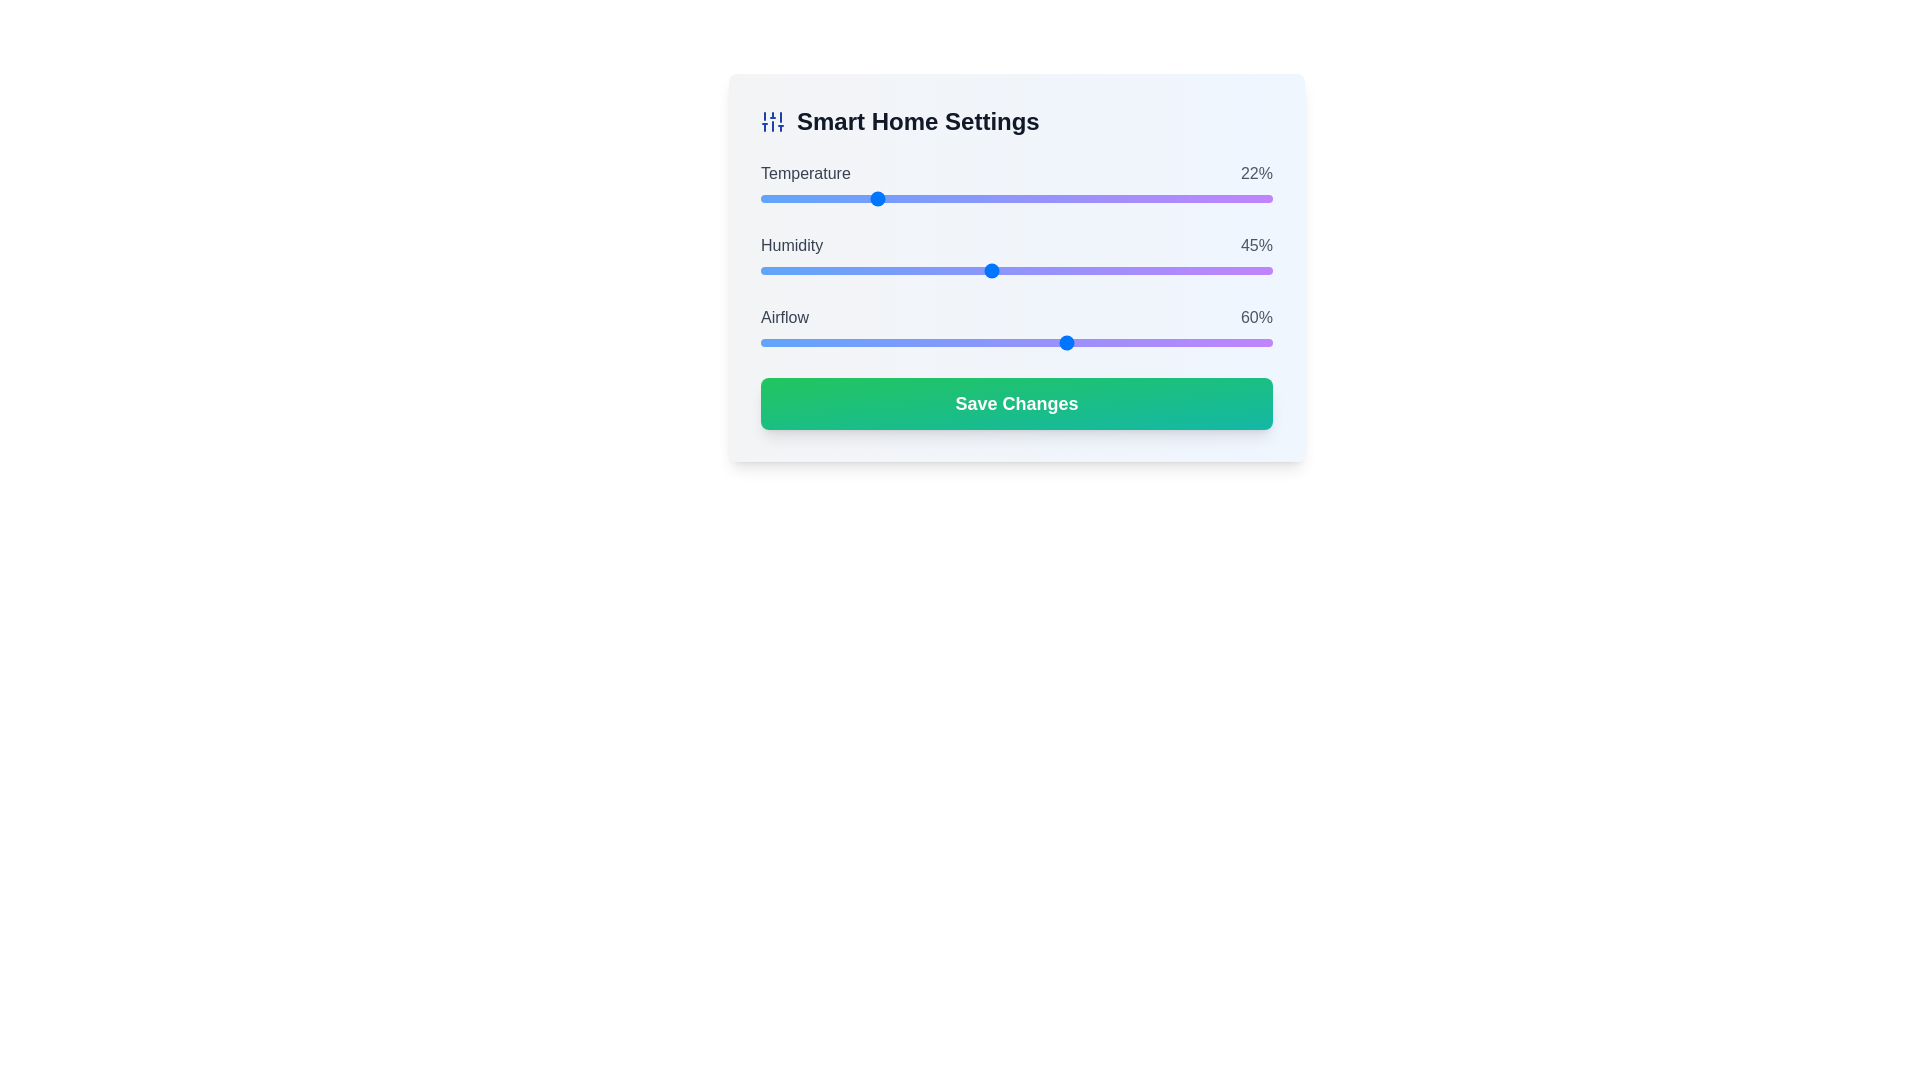 This screenshot has width=1920, height=1080. I want to click on the humidity level, so click(1037, 270).